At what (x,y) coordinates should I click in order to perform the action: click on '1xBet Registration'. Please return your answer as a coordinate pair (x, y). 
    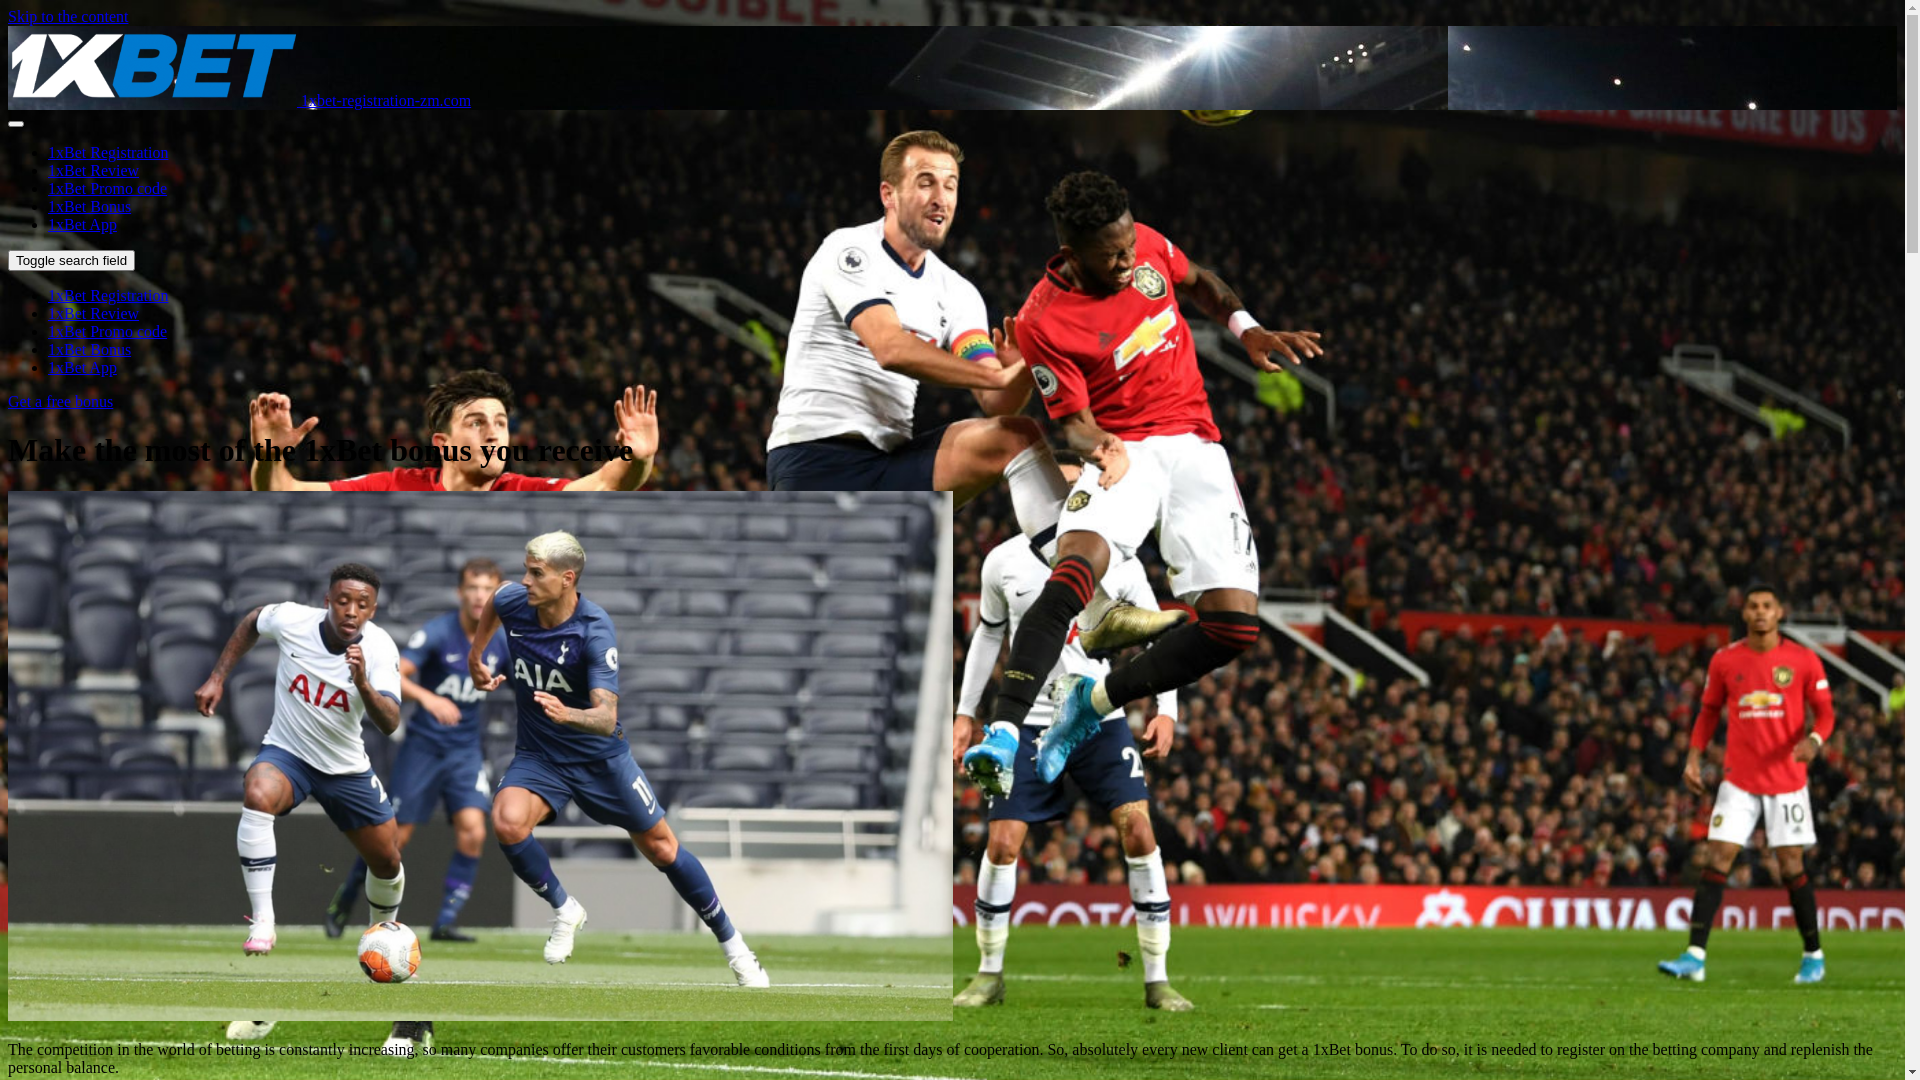
    Looking at the image, I should click on (106, 295).